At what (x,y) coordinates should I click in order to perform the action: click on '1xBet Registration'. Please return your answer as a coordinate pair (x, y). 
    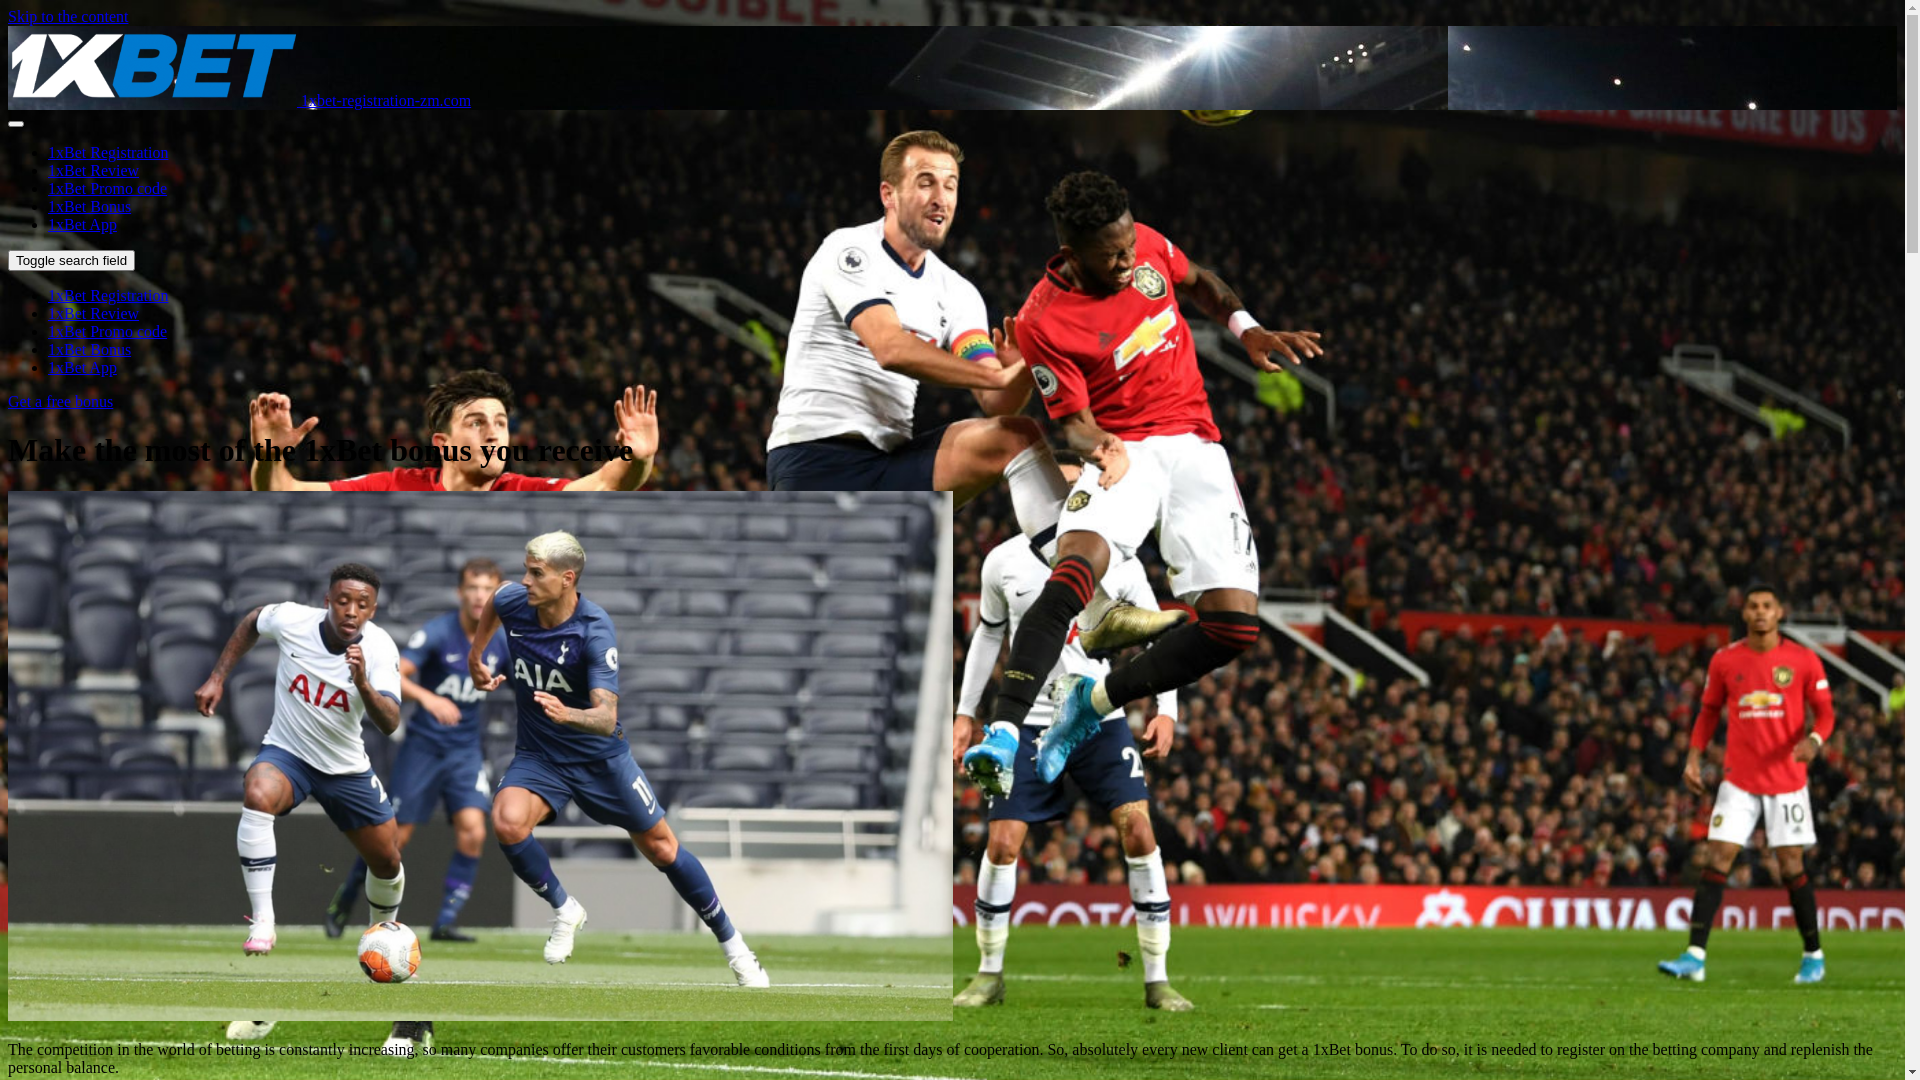
    Looking at the image, I should click on (106, 295).